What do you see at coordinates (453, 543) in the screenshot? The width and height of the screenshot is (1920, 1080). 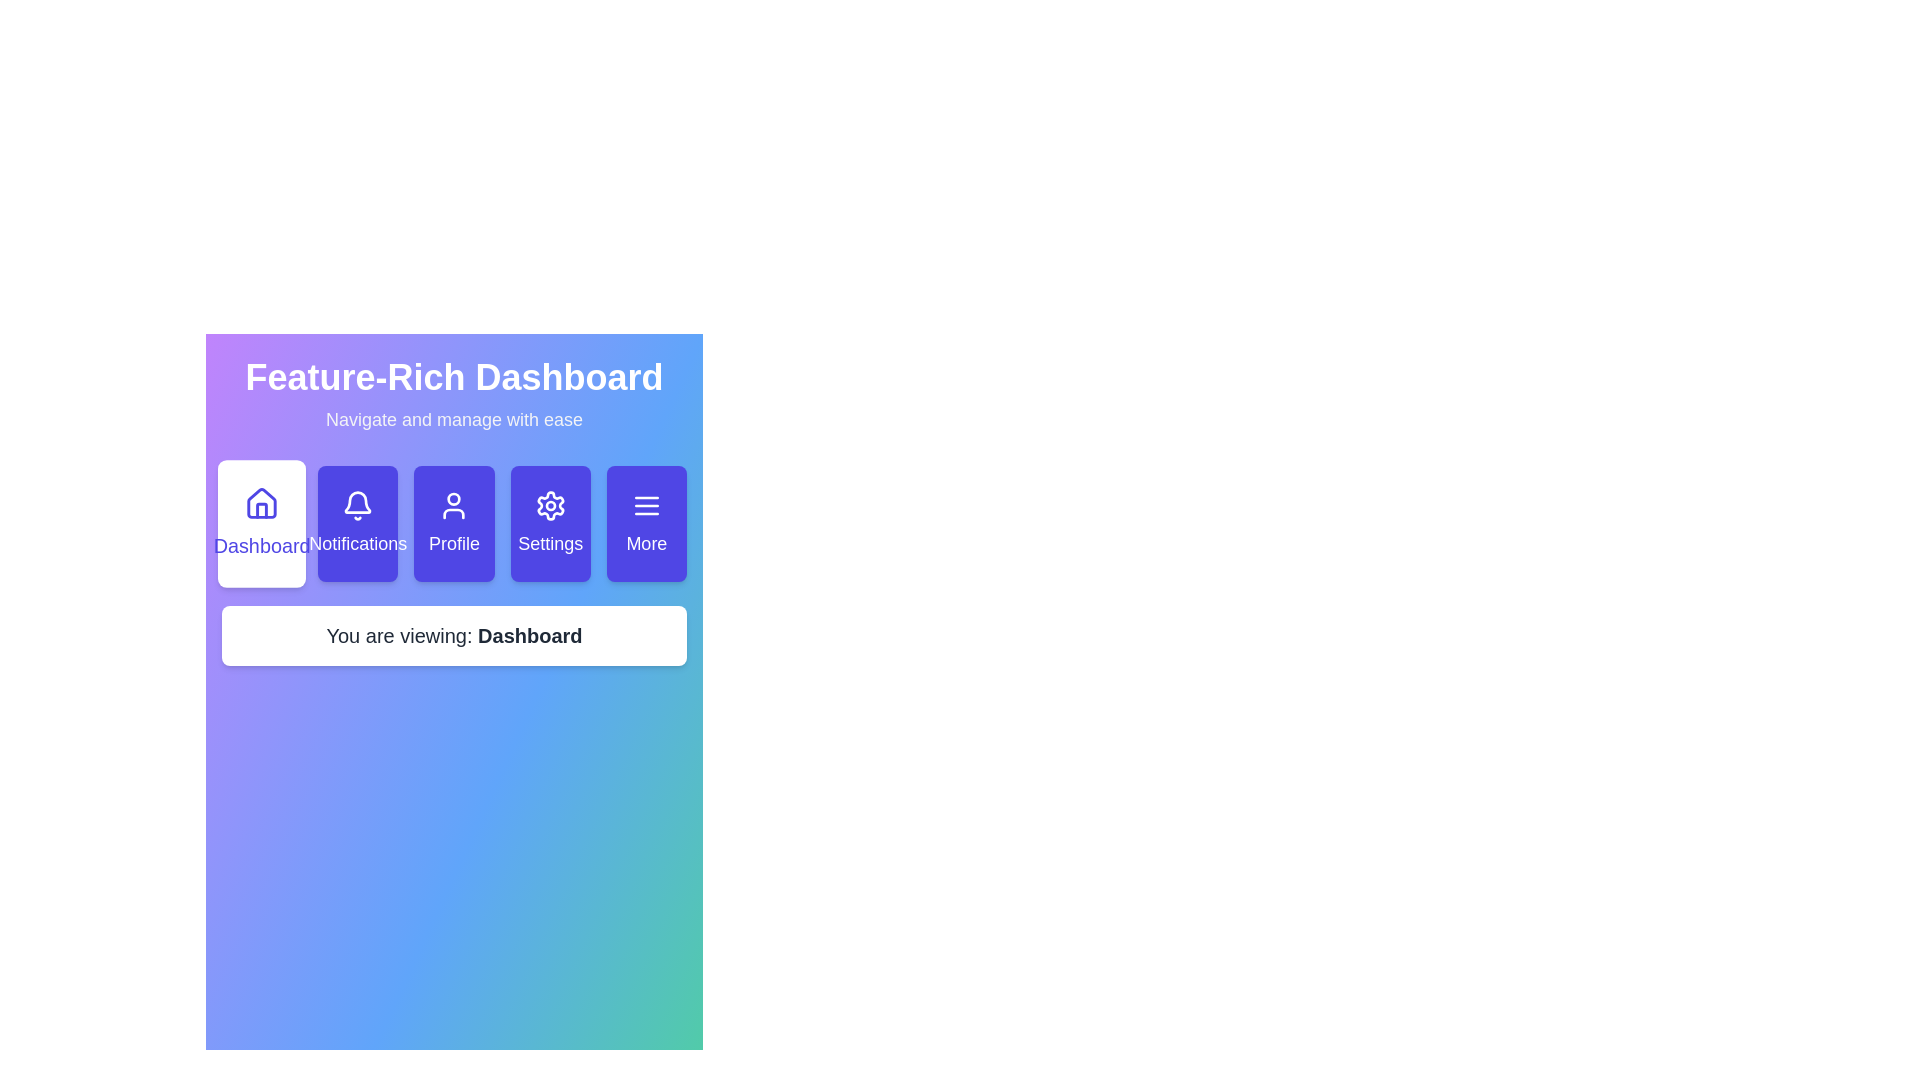 I see `the label in the middle of the navigation bar` at bounding box center [453, 543].